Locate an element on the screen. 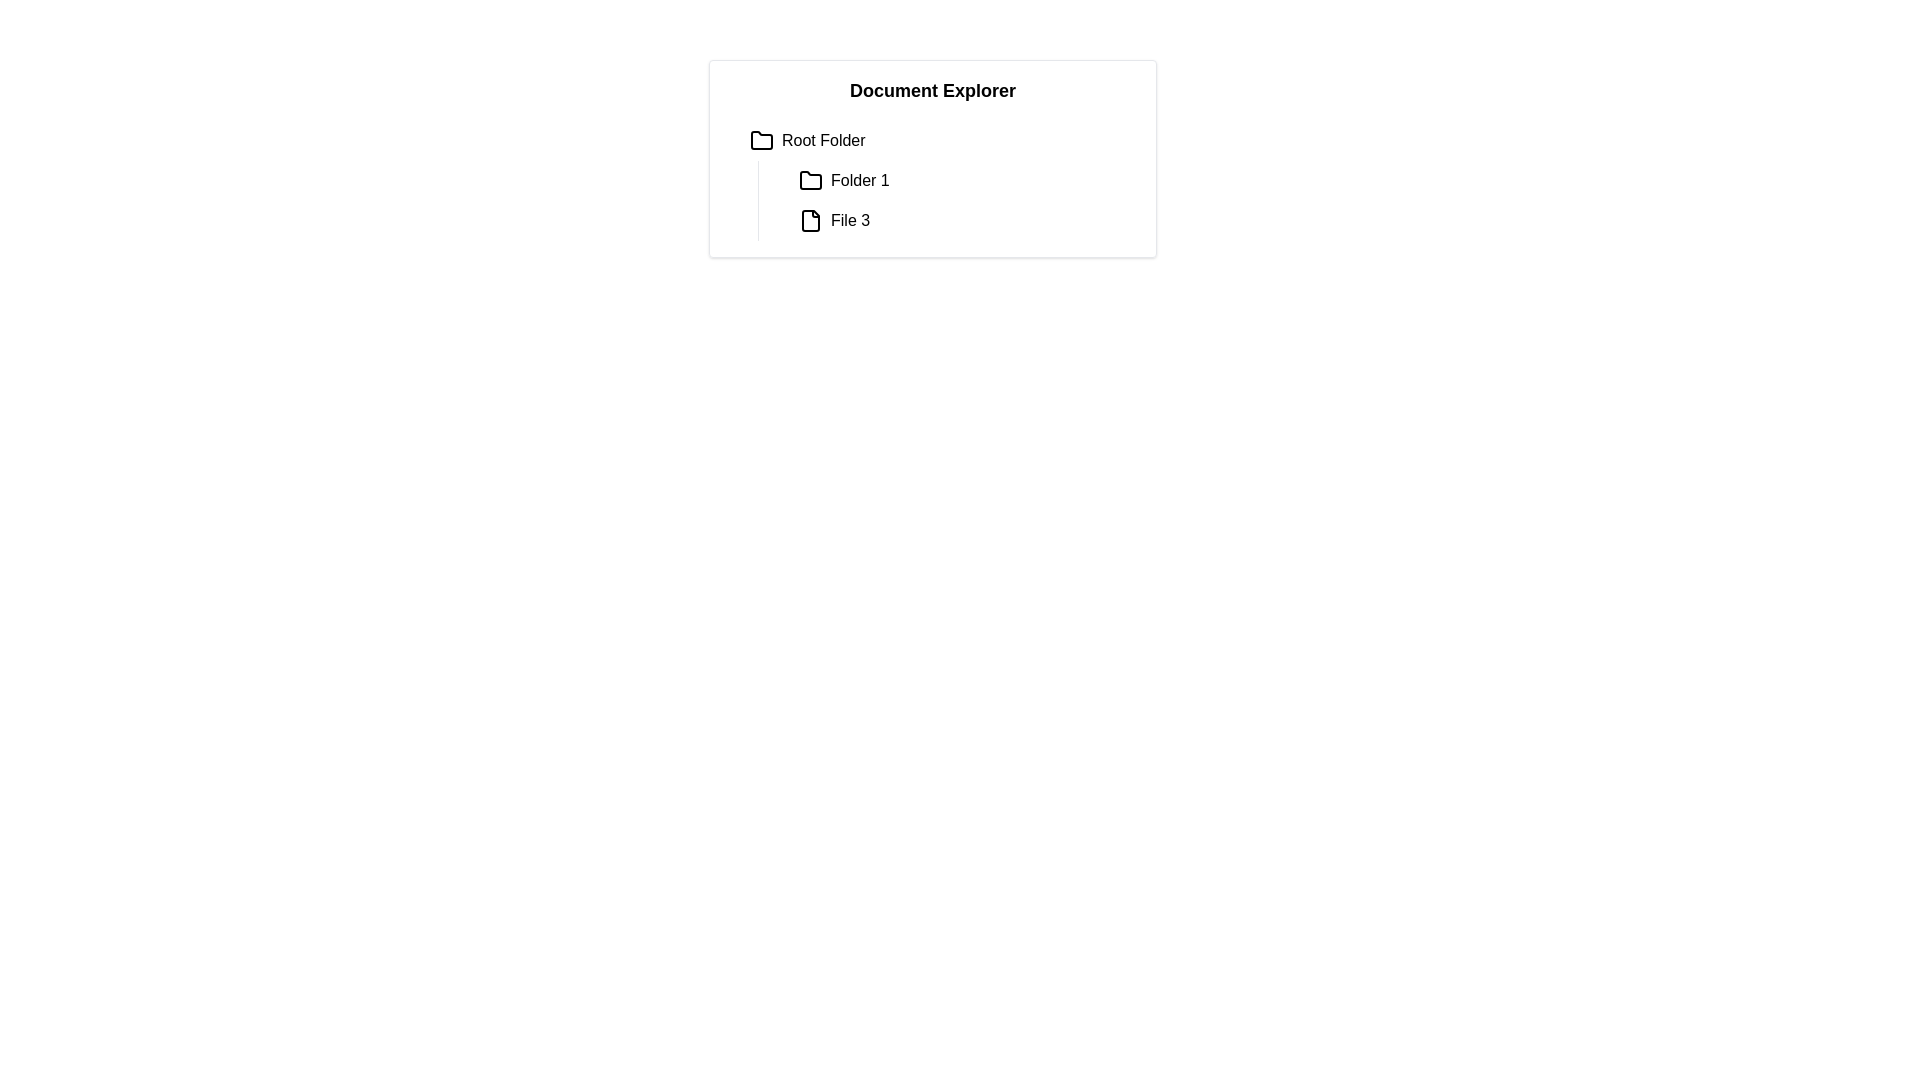 This screenshot has height=1080, width=1920. the visual indicator icon for 'Folder 1' located under the 'Root Folder' in the Document Explorer interface is located at coordinates (811, 180).